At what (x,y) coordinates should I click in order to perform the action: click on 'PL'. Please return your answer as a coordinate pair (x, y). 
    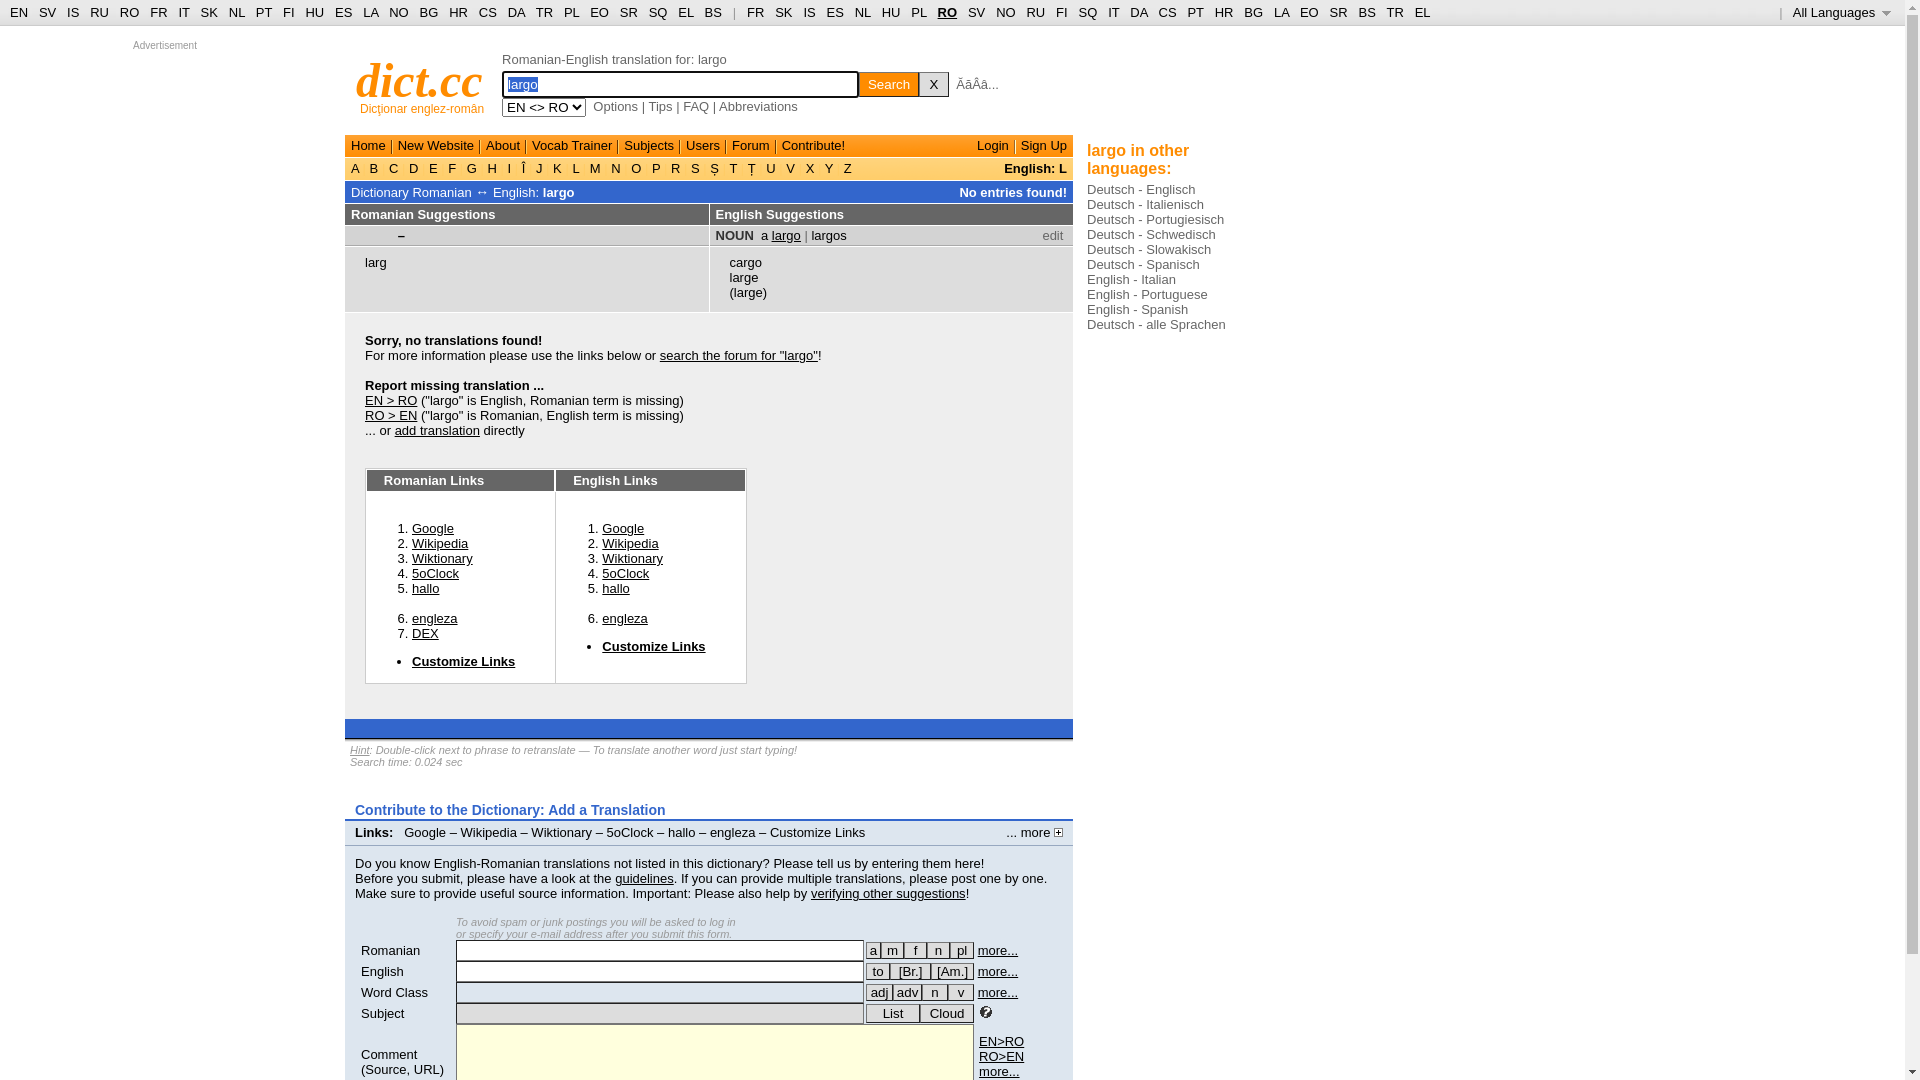
    Looking at the image, I should click on (917, 12).